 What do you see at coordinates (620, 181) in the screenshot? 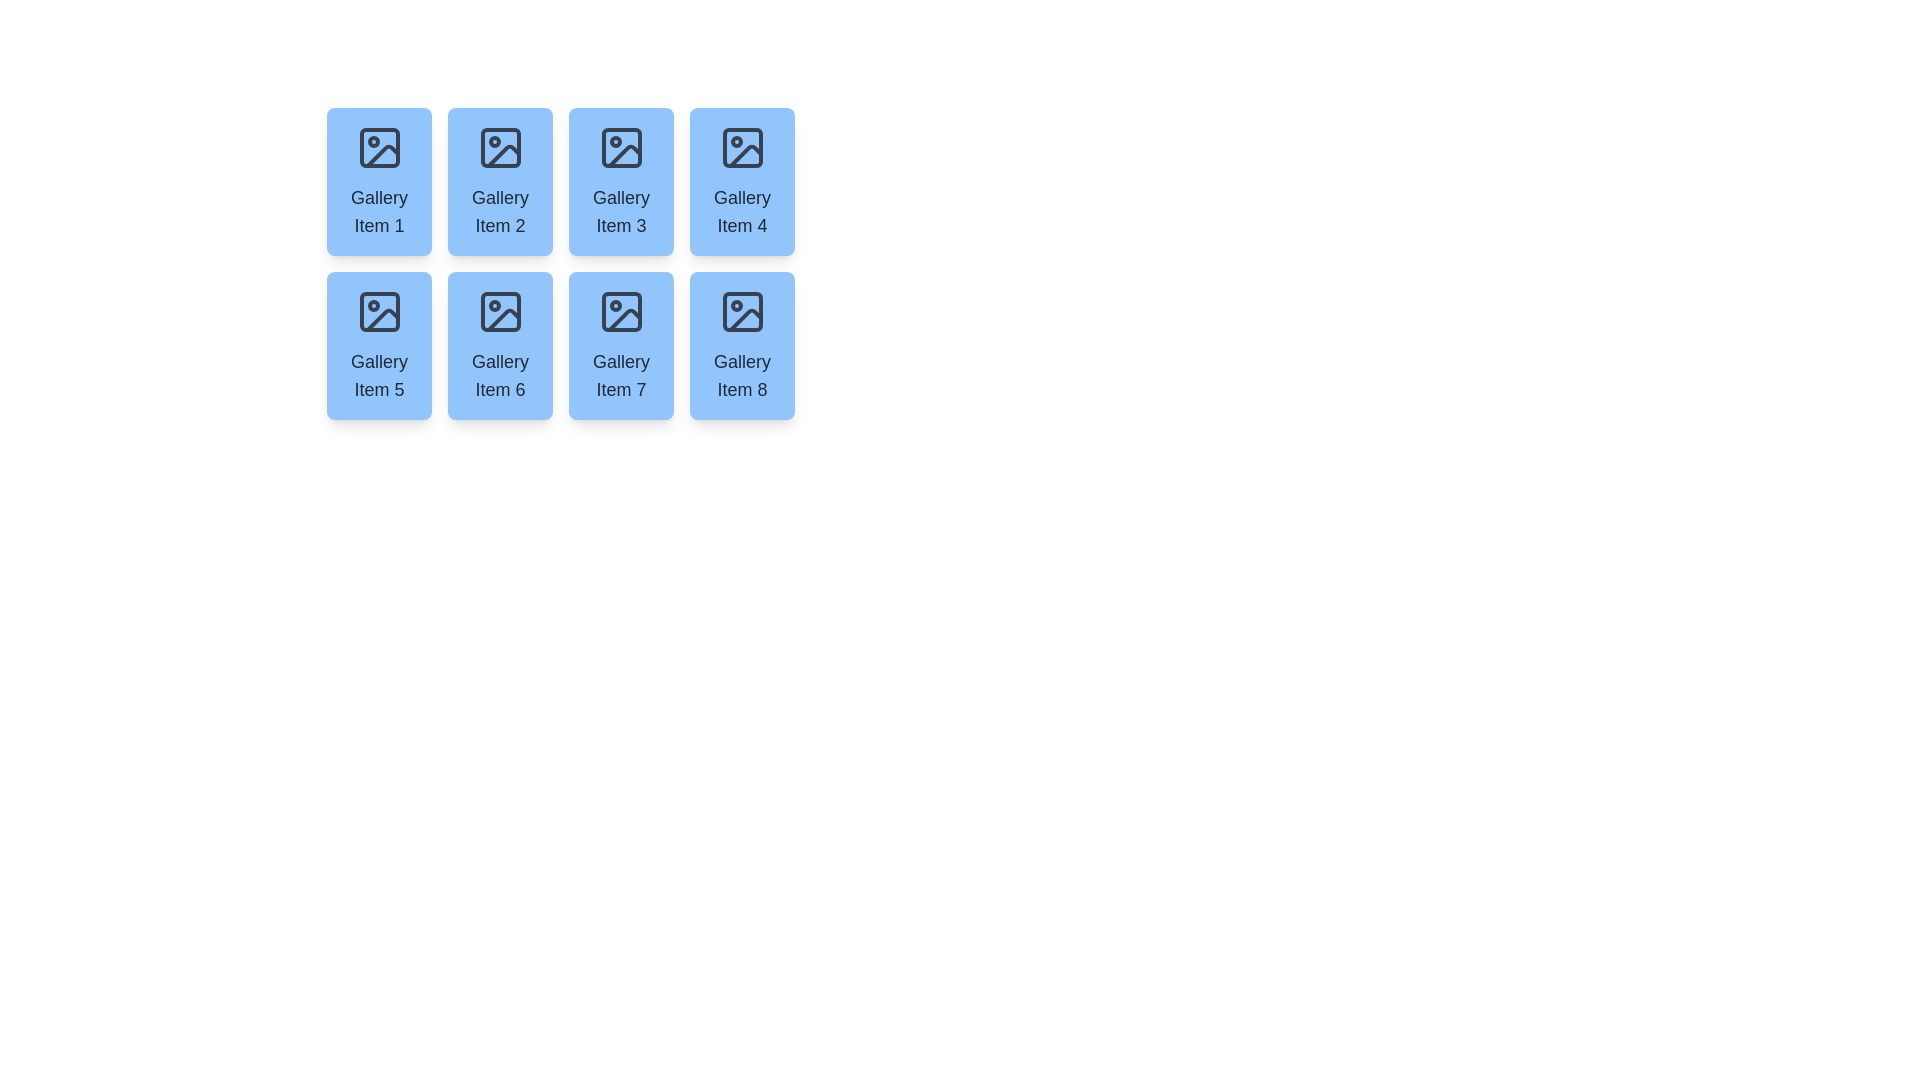
I see `the Static display card featuring a light blue background and the text 'Gallery Item 3', located in the top row of the grid layout, third position from the left` at bounding box center [620, 181].